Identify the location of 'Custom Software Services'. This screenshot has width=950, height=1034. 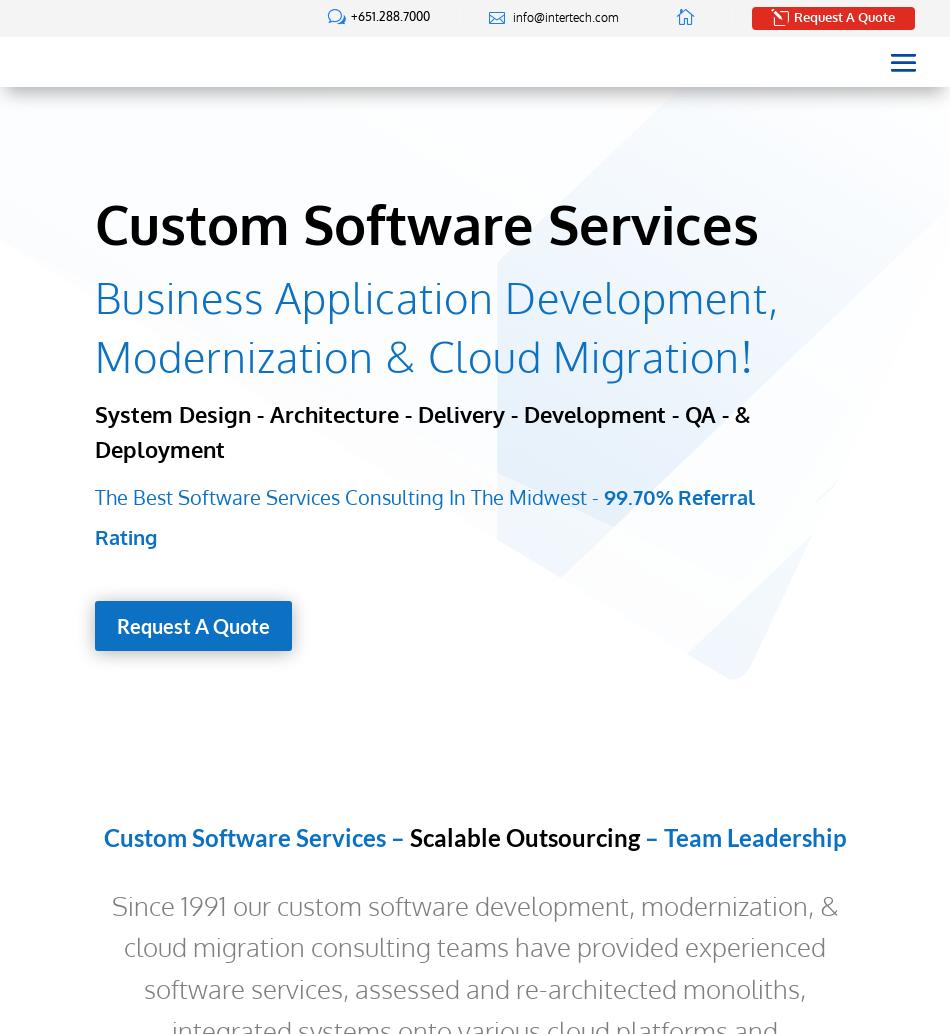
(426, 223).